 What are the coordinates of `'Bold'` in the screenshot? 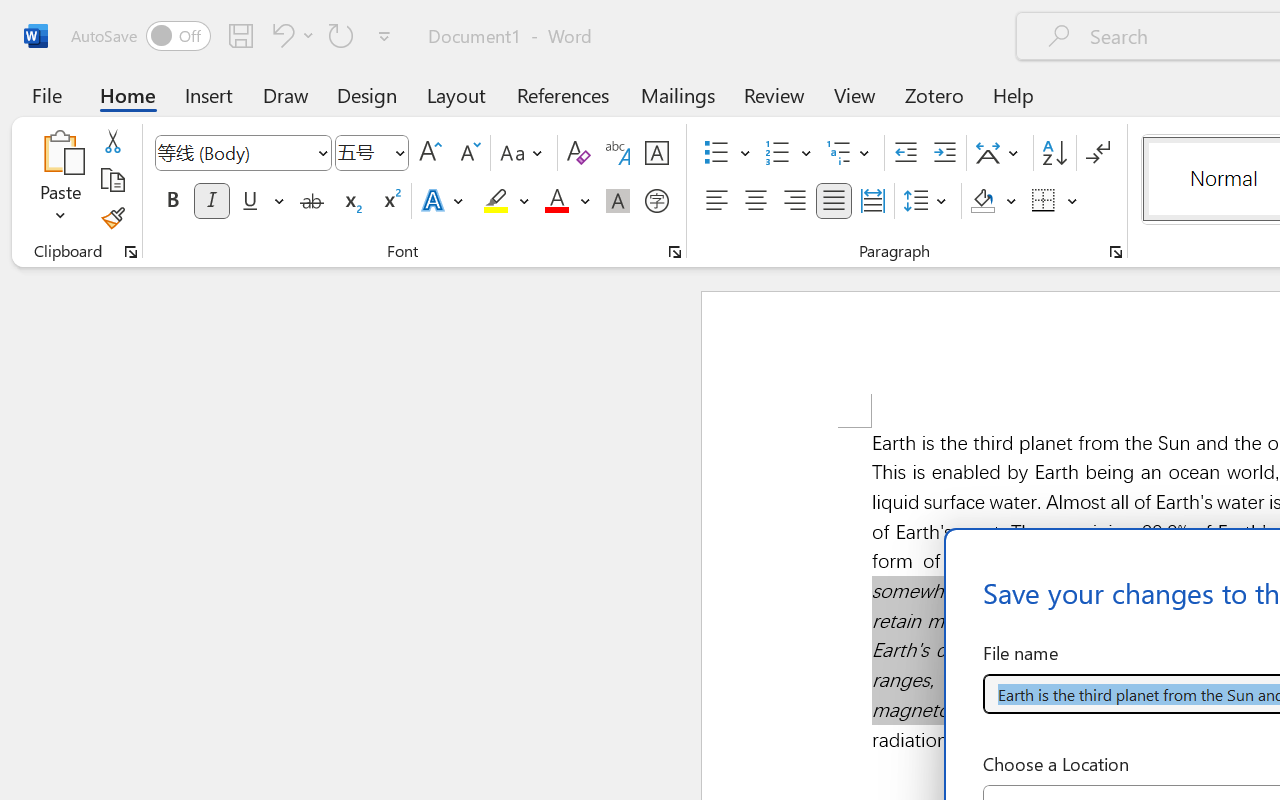 It's located at (172, 201).